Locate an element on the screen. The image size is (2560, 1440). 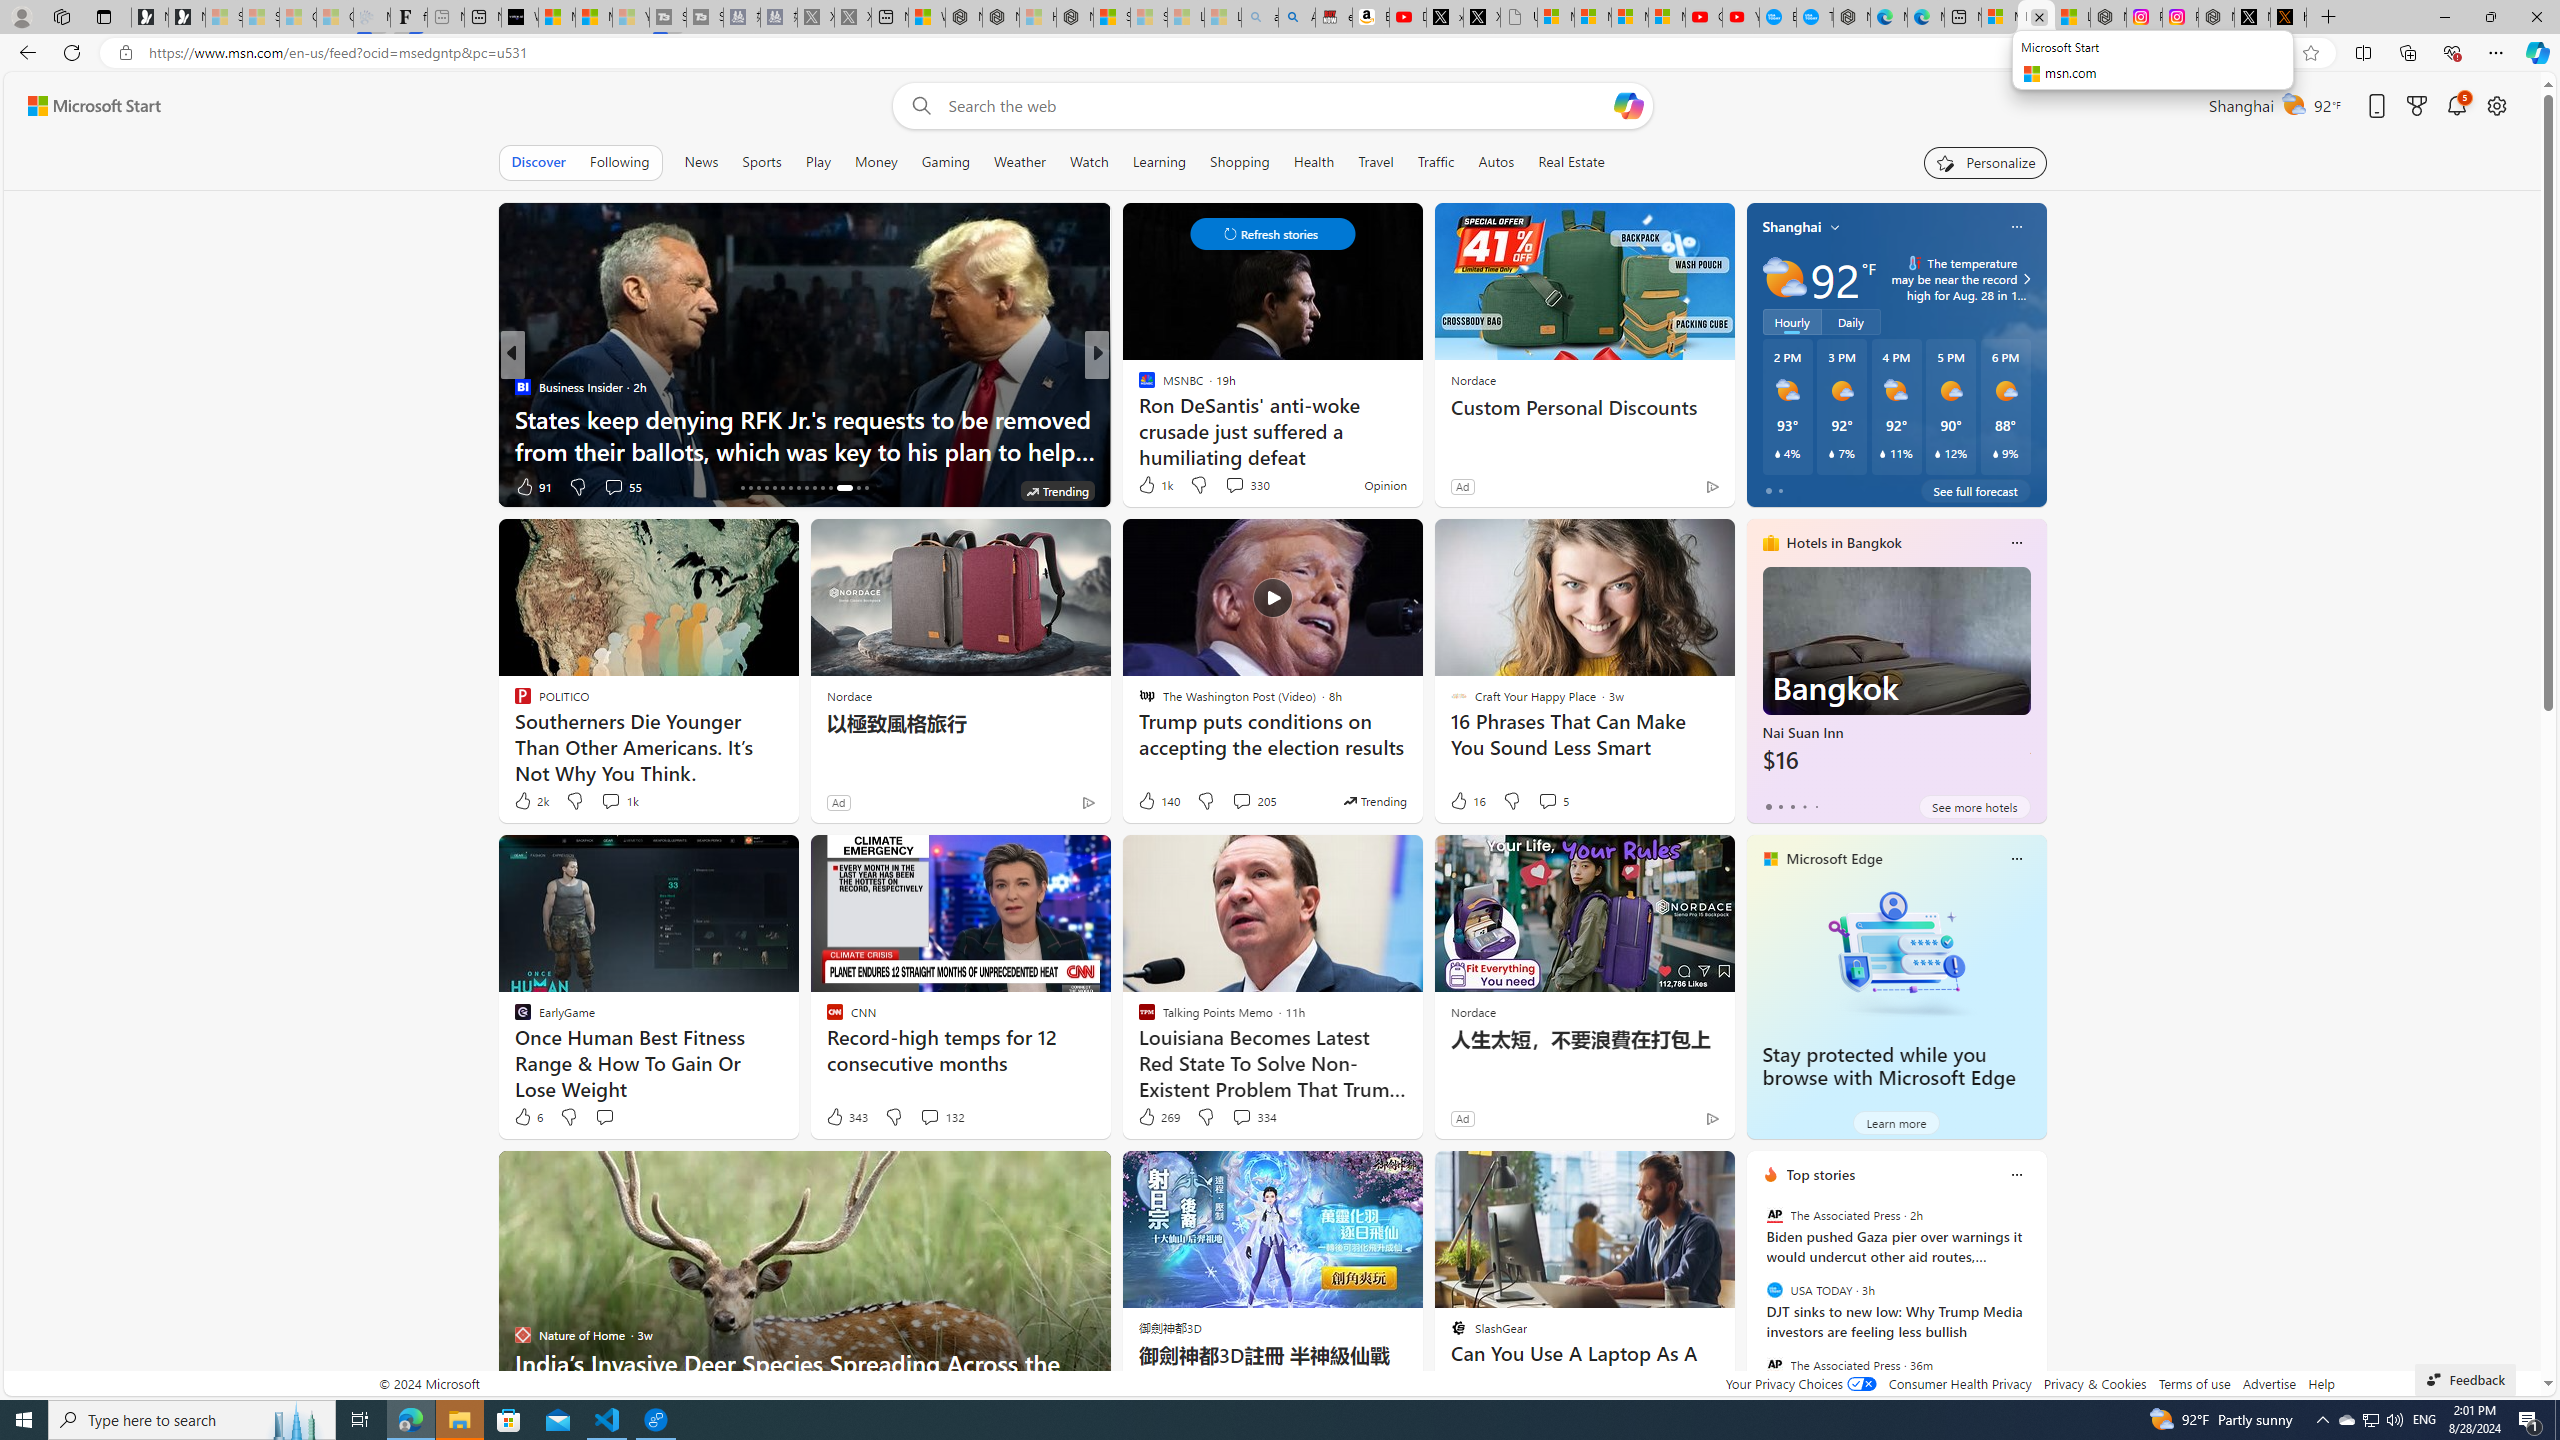
'Travel' is located at coordinates (1375, 161).